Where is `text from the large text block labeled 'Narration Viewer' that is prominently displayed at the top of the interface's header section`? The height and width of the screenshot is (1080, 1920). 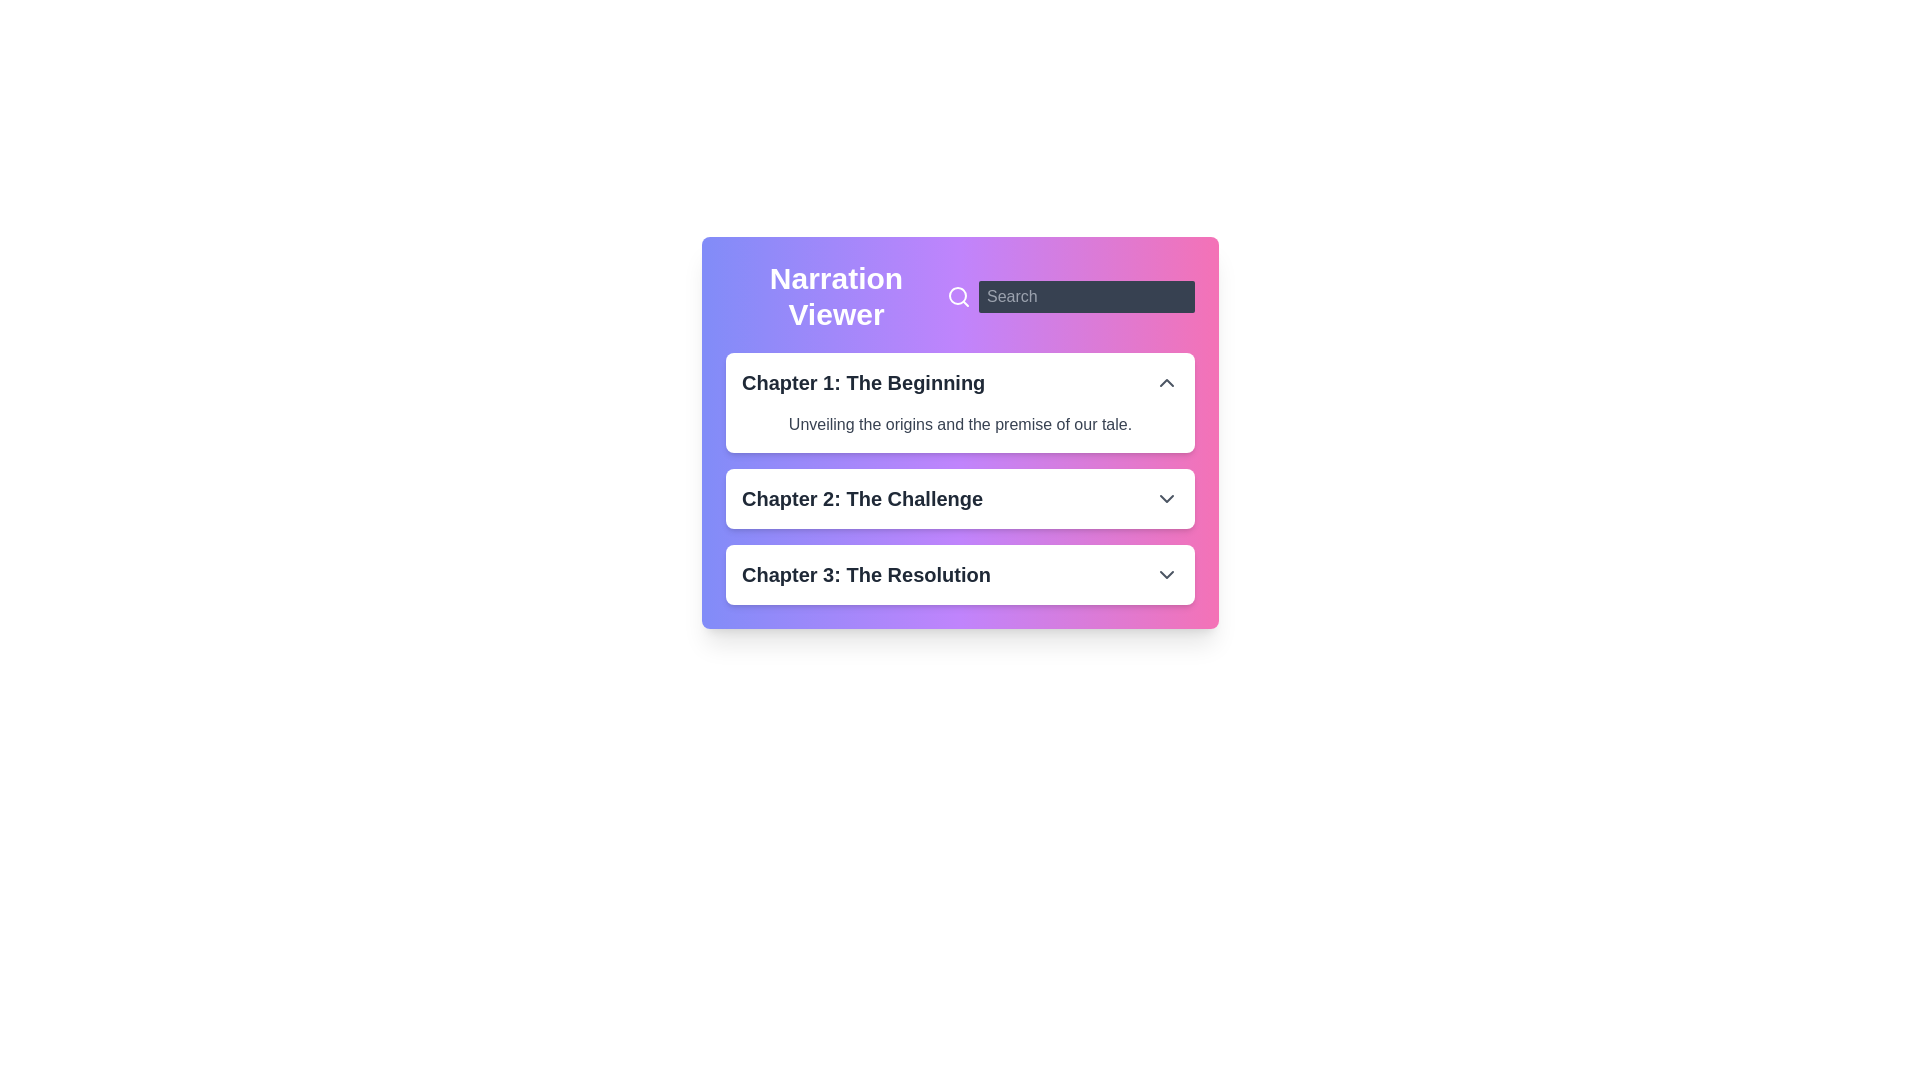 text from the large text block labeled 'Narration Viewer' that is prominently displayed at the top of the interface's header section is located at coordinates (836, 297).